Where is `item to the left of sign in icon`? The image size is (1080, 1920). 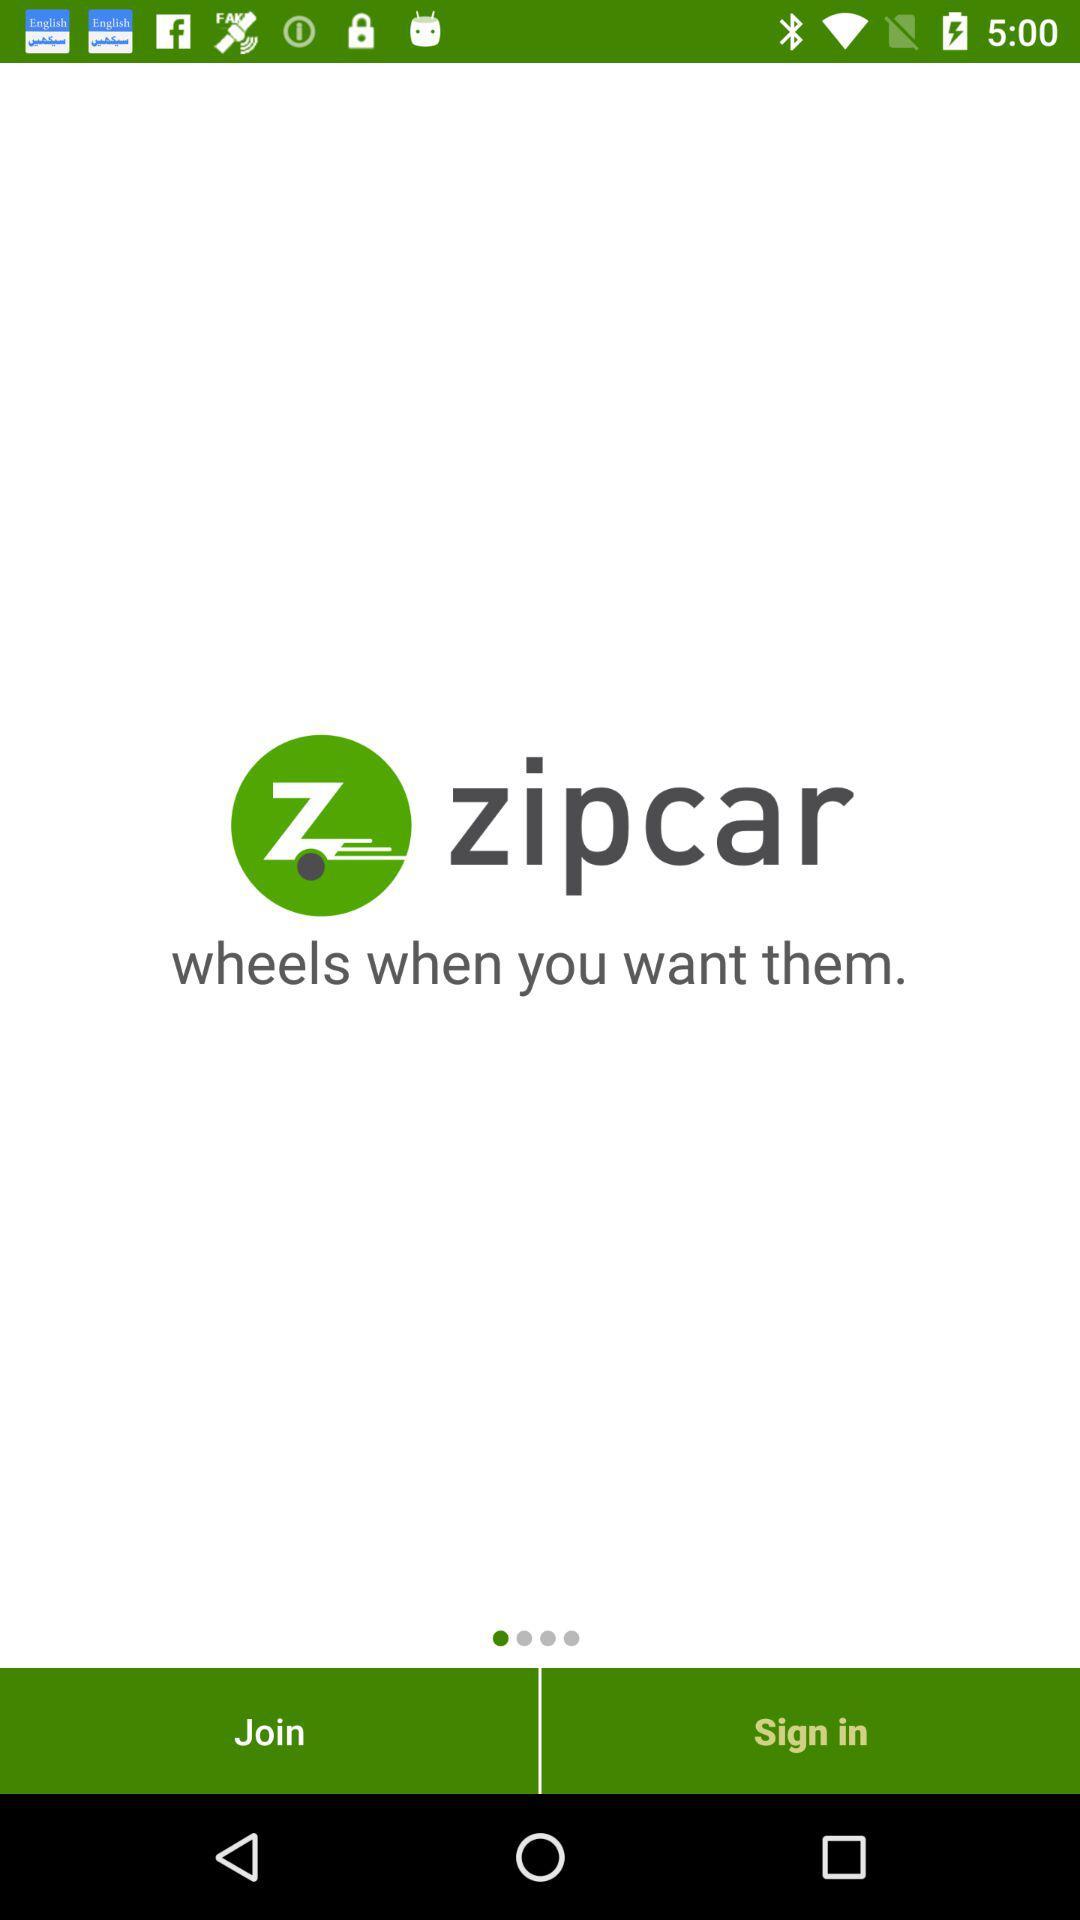
item to the left of sign in icon is located at coordinates (268, 1730).